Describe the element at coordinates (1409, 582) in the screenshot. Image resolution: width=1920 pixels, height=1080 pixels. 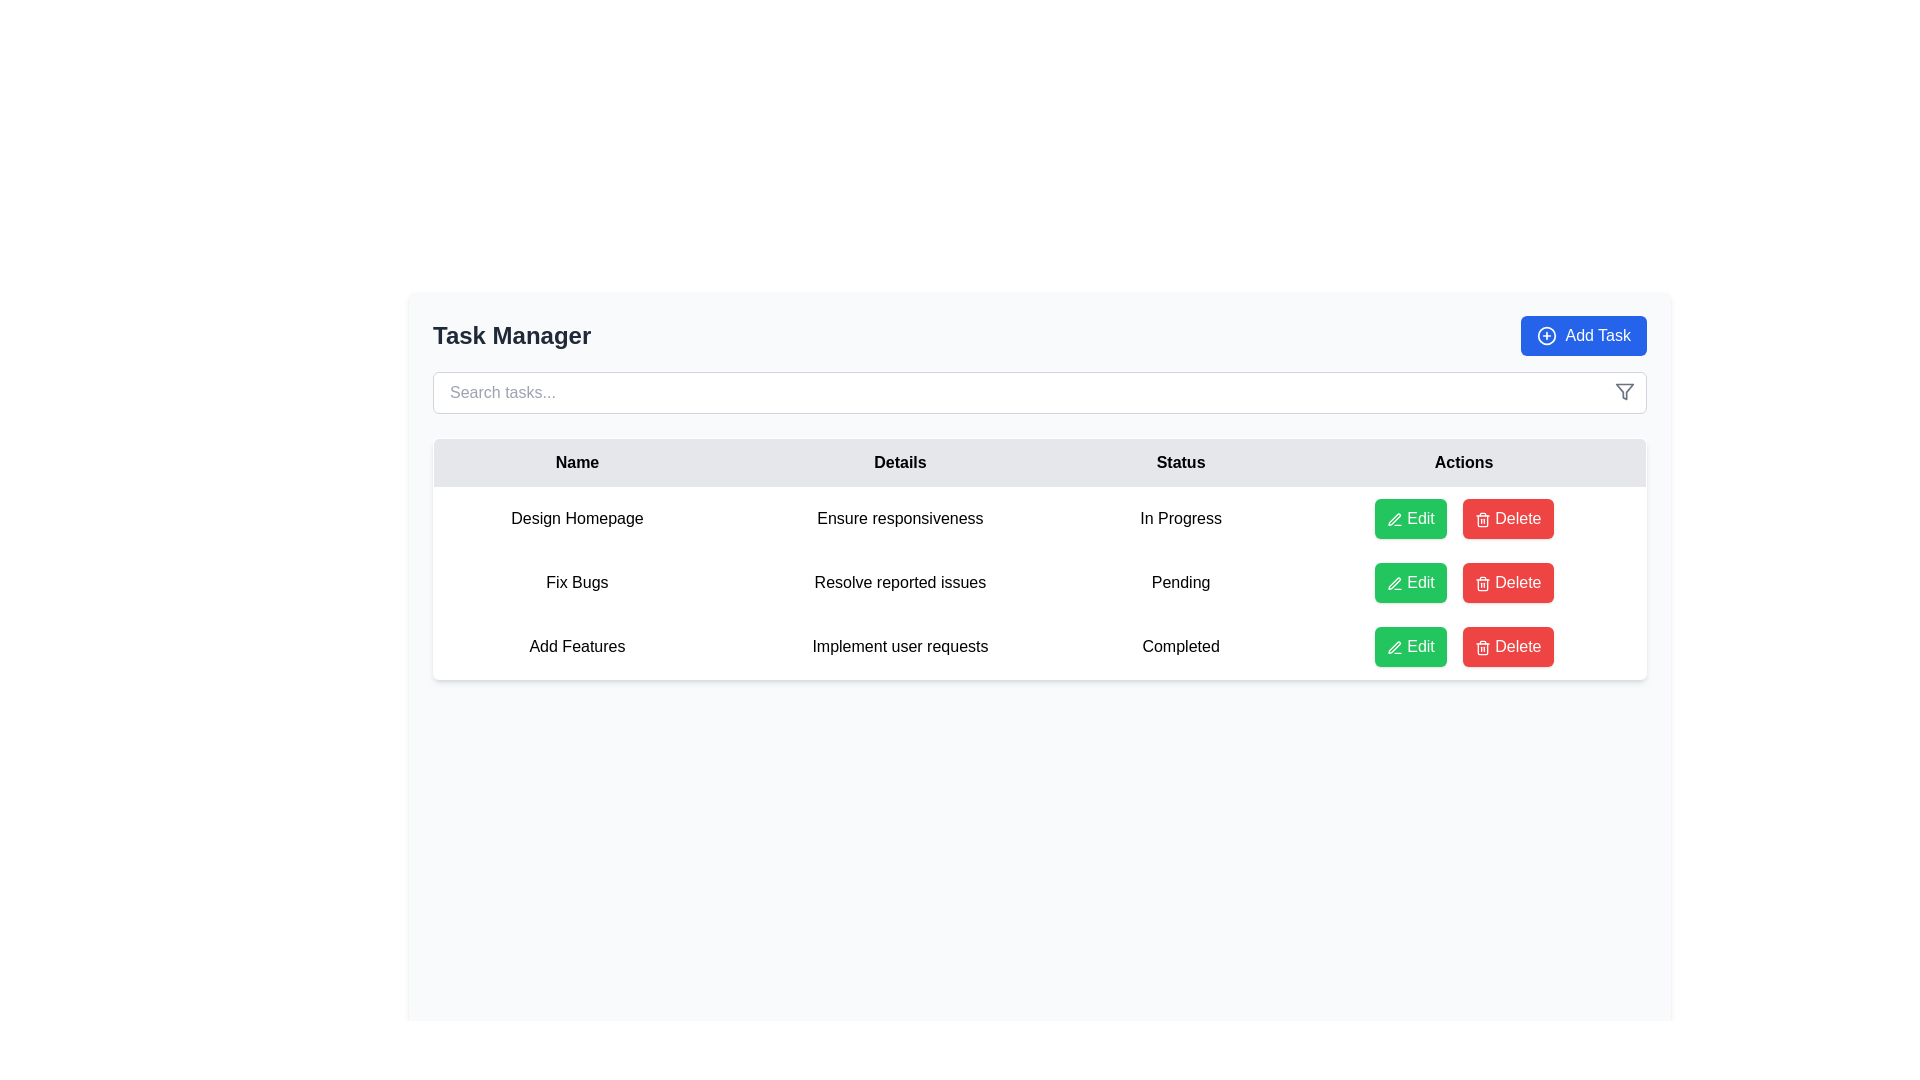
I see `the 'Edit' button with a green background and pencil icon, located in the 'Actions' column of the second row of the table` at that location.